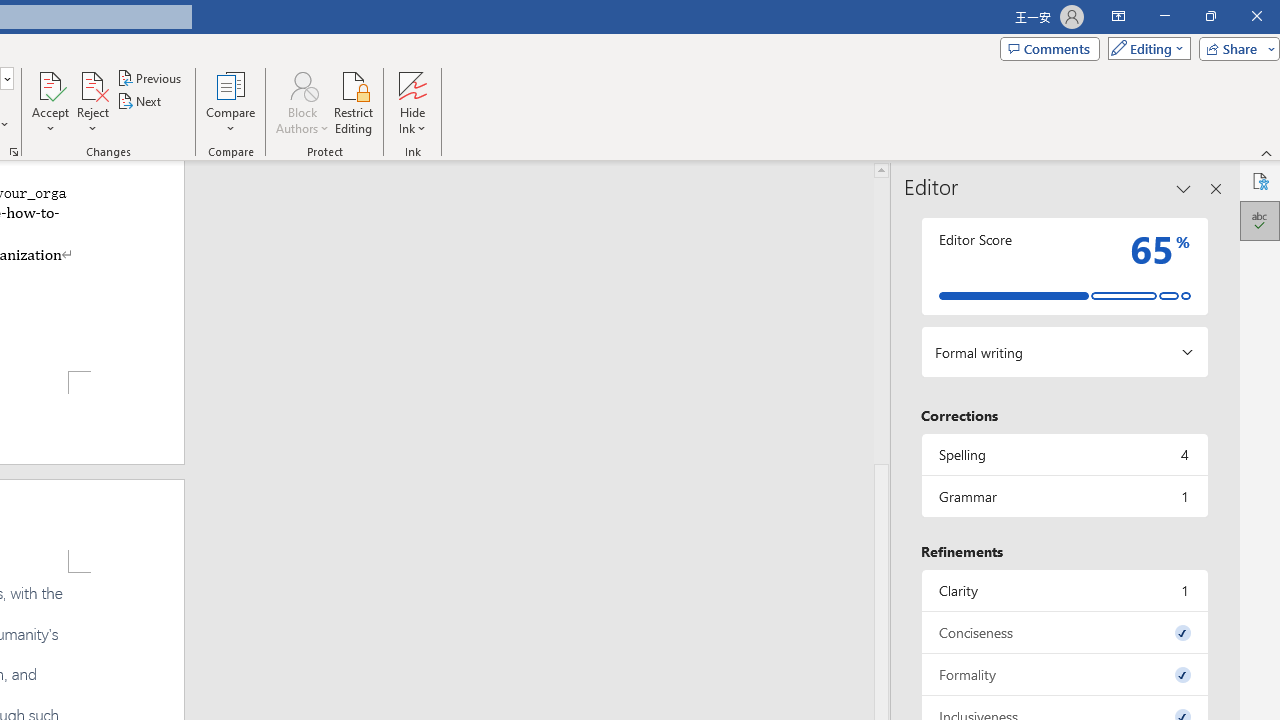  I want to click on 'Next', so click(139, 101).